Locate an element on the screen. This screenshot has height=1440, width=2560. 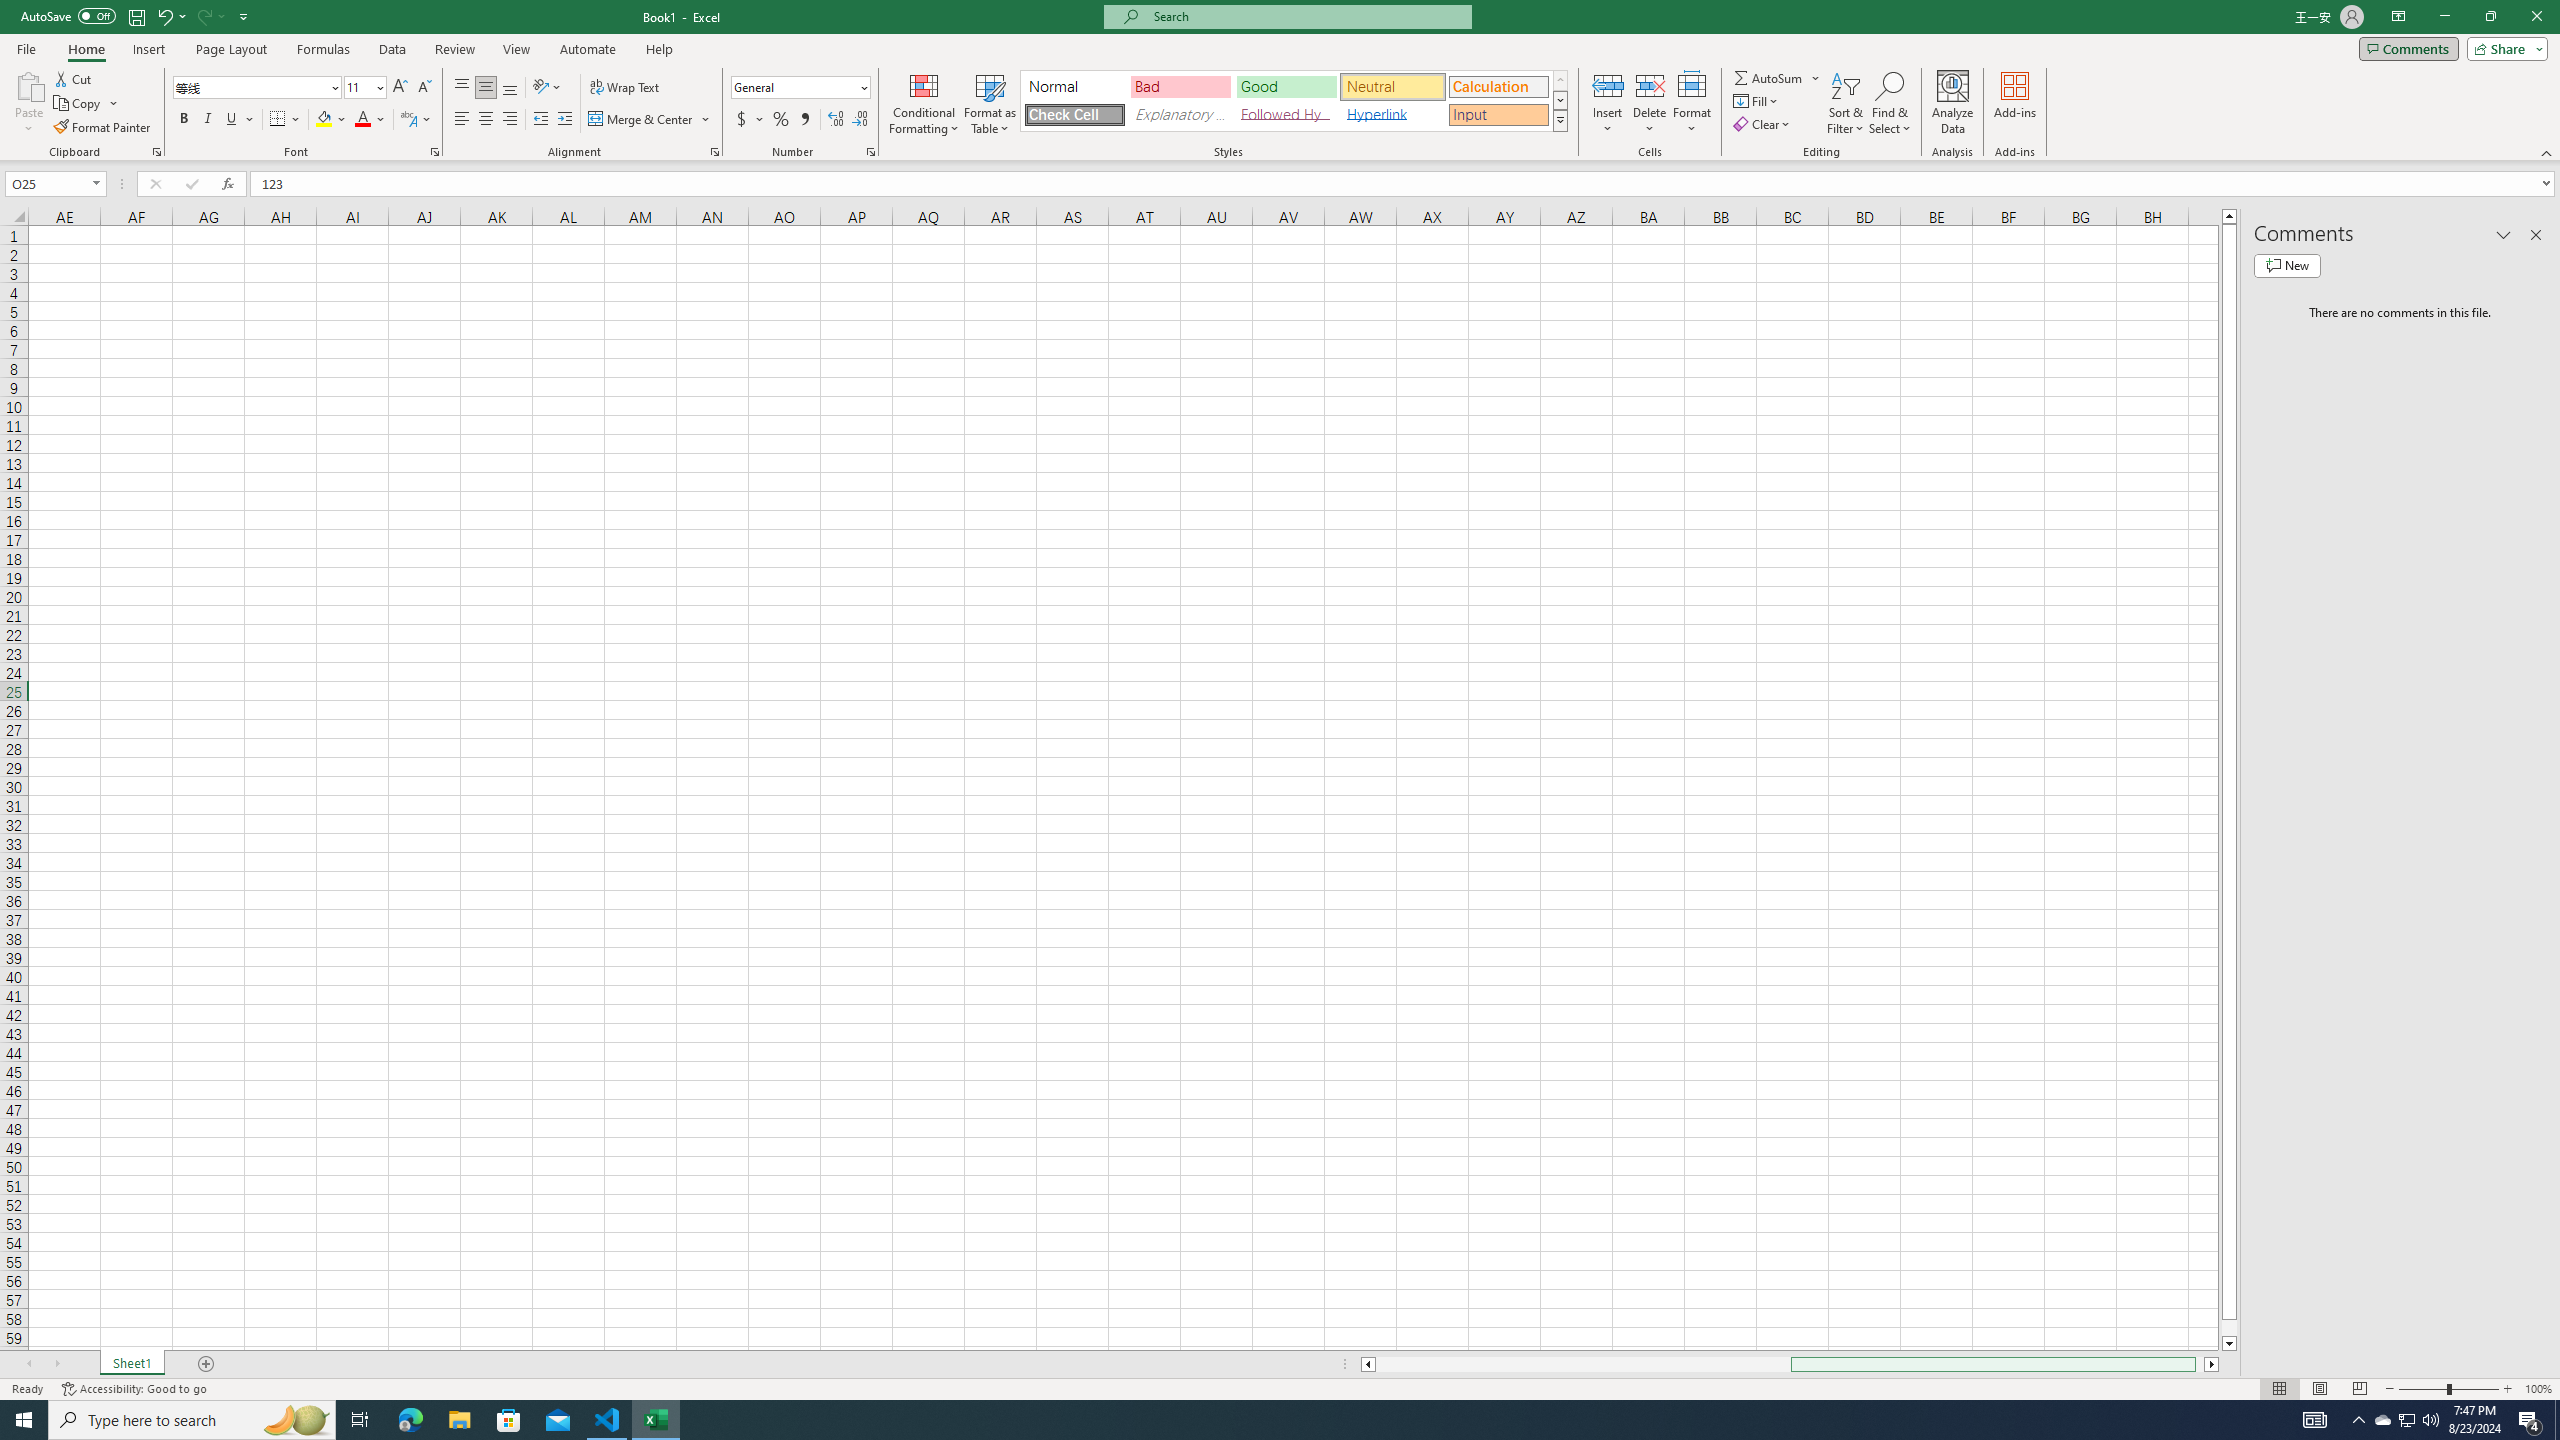
'Decrease Font Size' is located at coordinates (423, 87).